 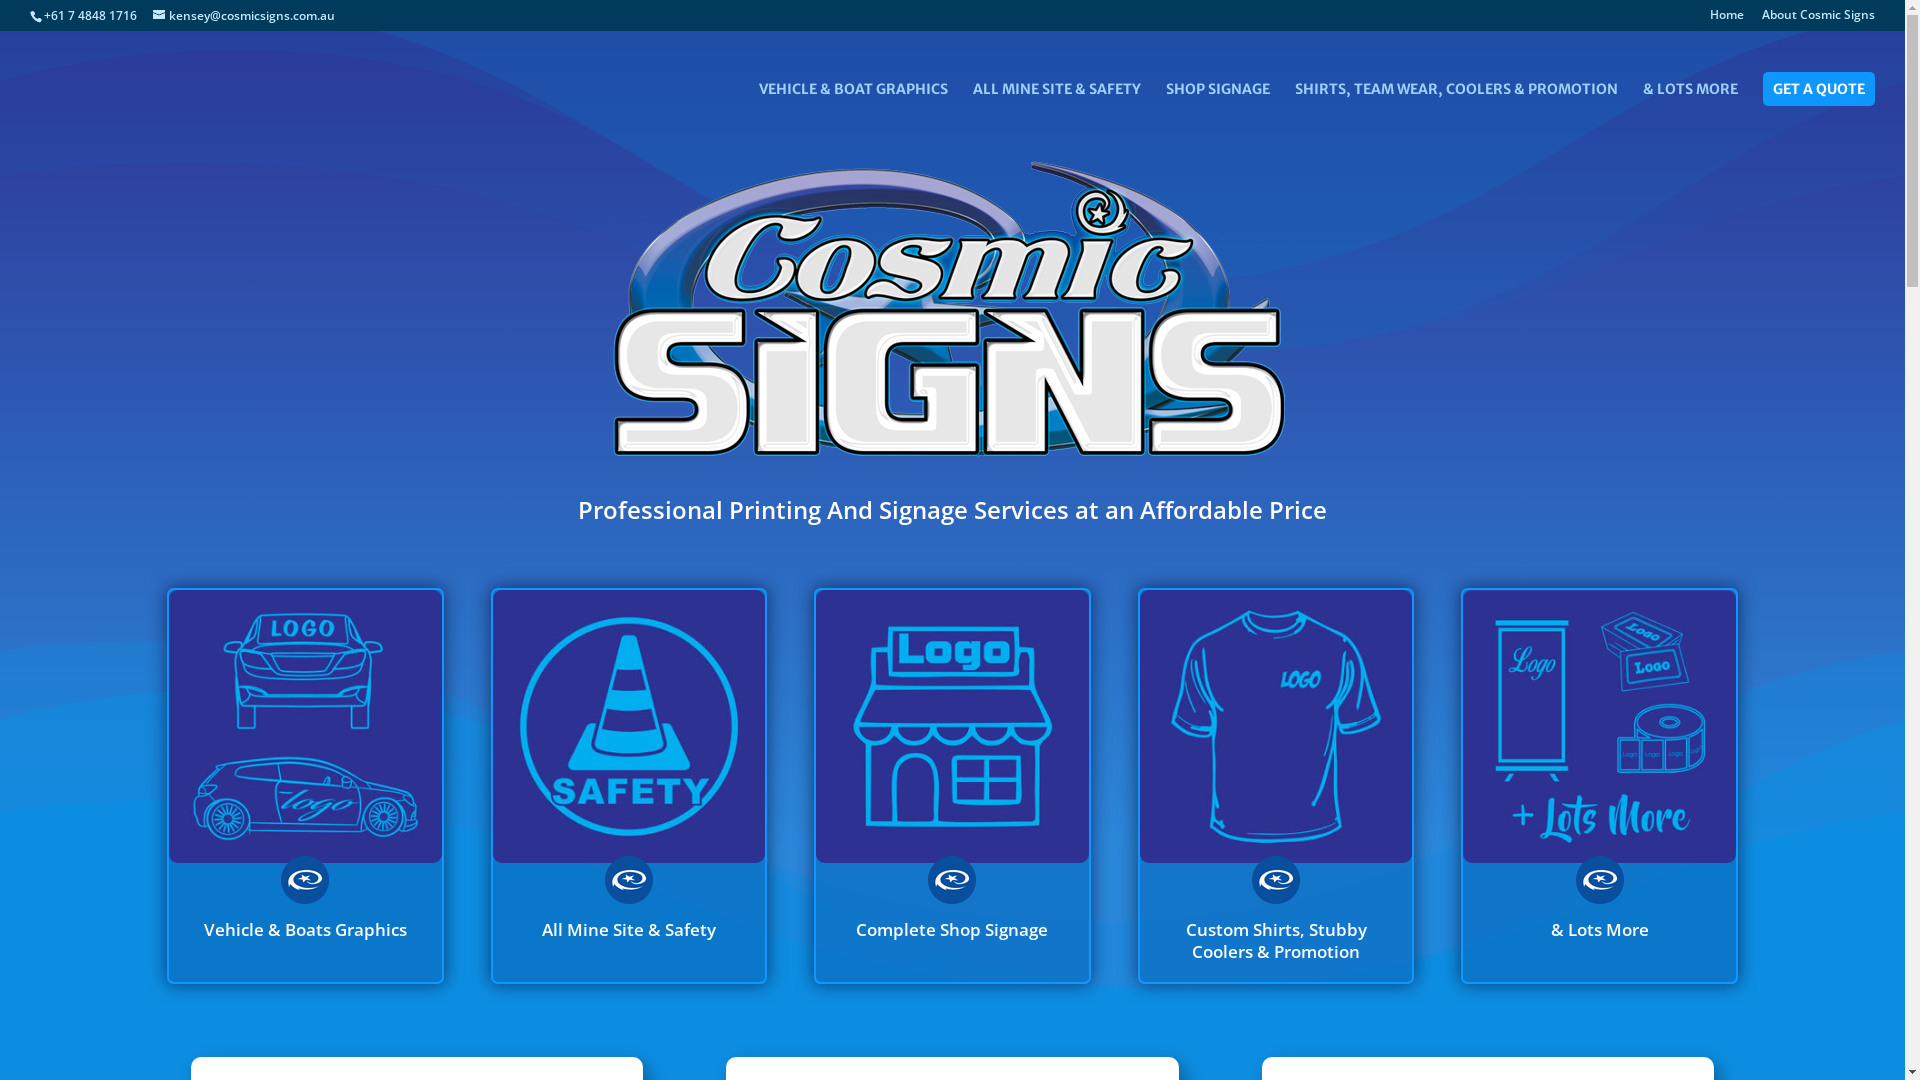 I want to click on 'kensey@cosmicsigns.com.au', so click(x=152, y=15).